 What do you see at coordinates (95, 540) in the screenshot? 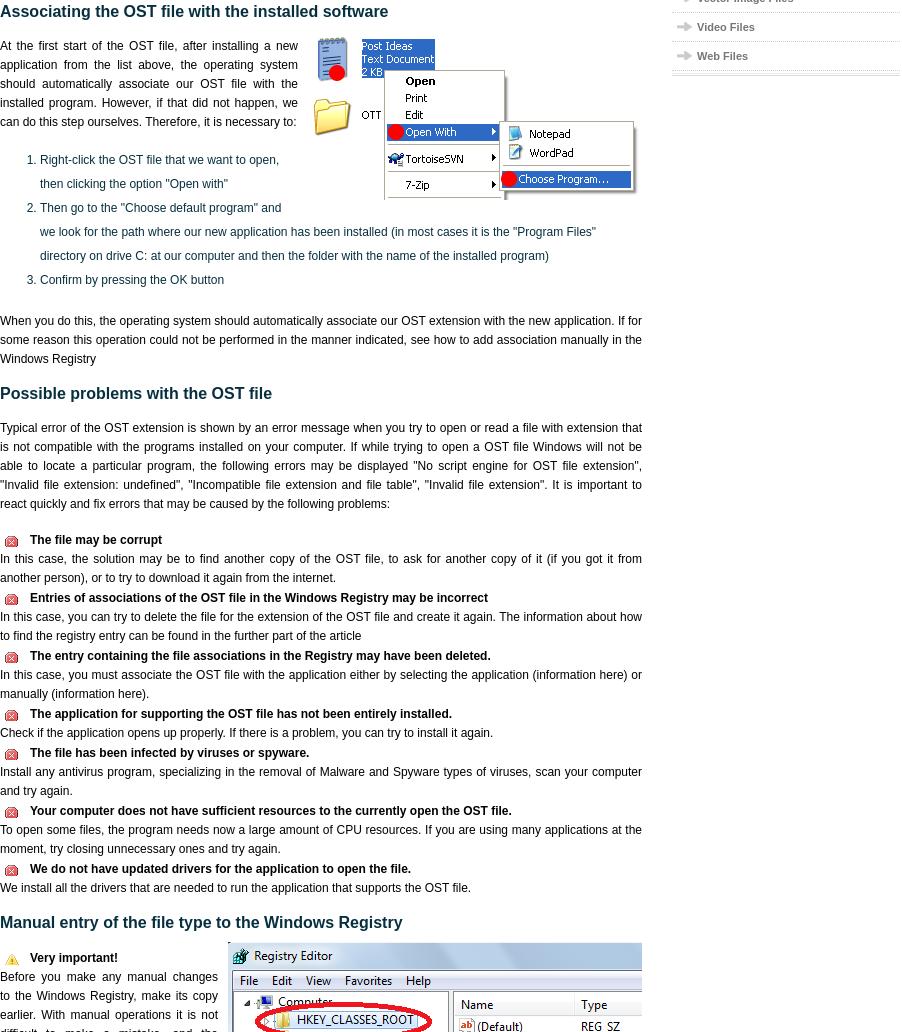
I see `'The file may be corrupt'` at bounding box center [95, 540].